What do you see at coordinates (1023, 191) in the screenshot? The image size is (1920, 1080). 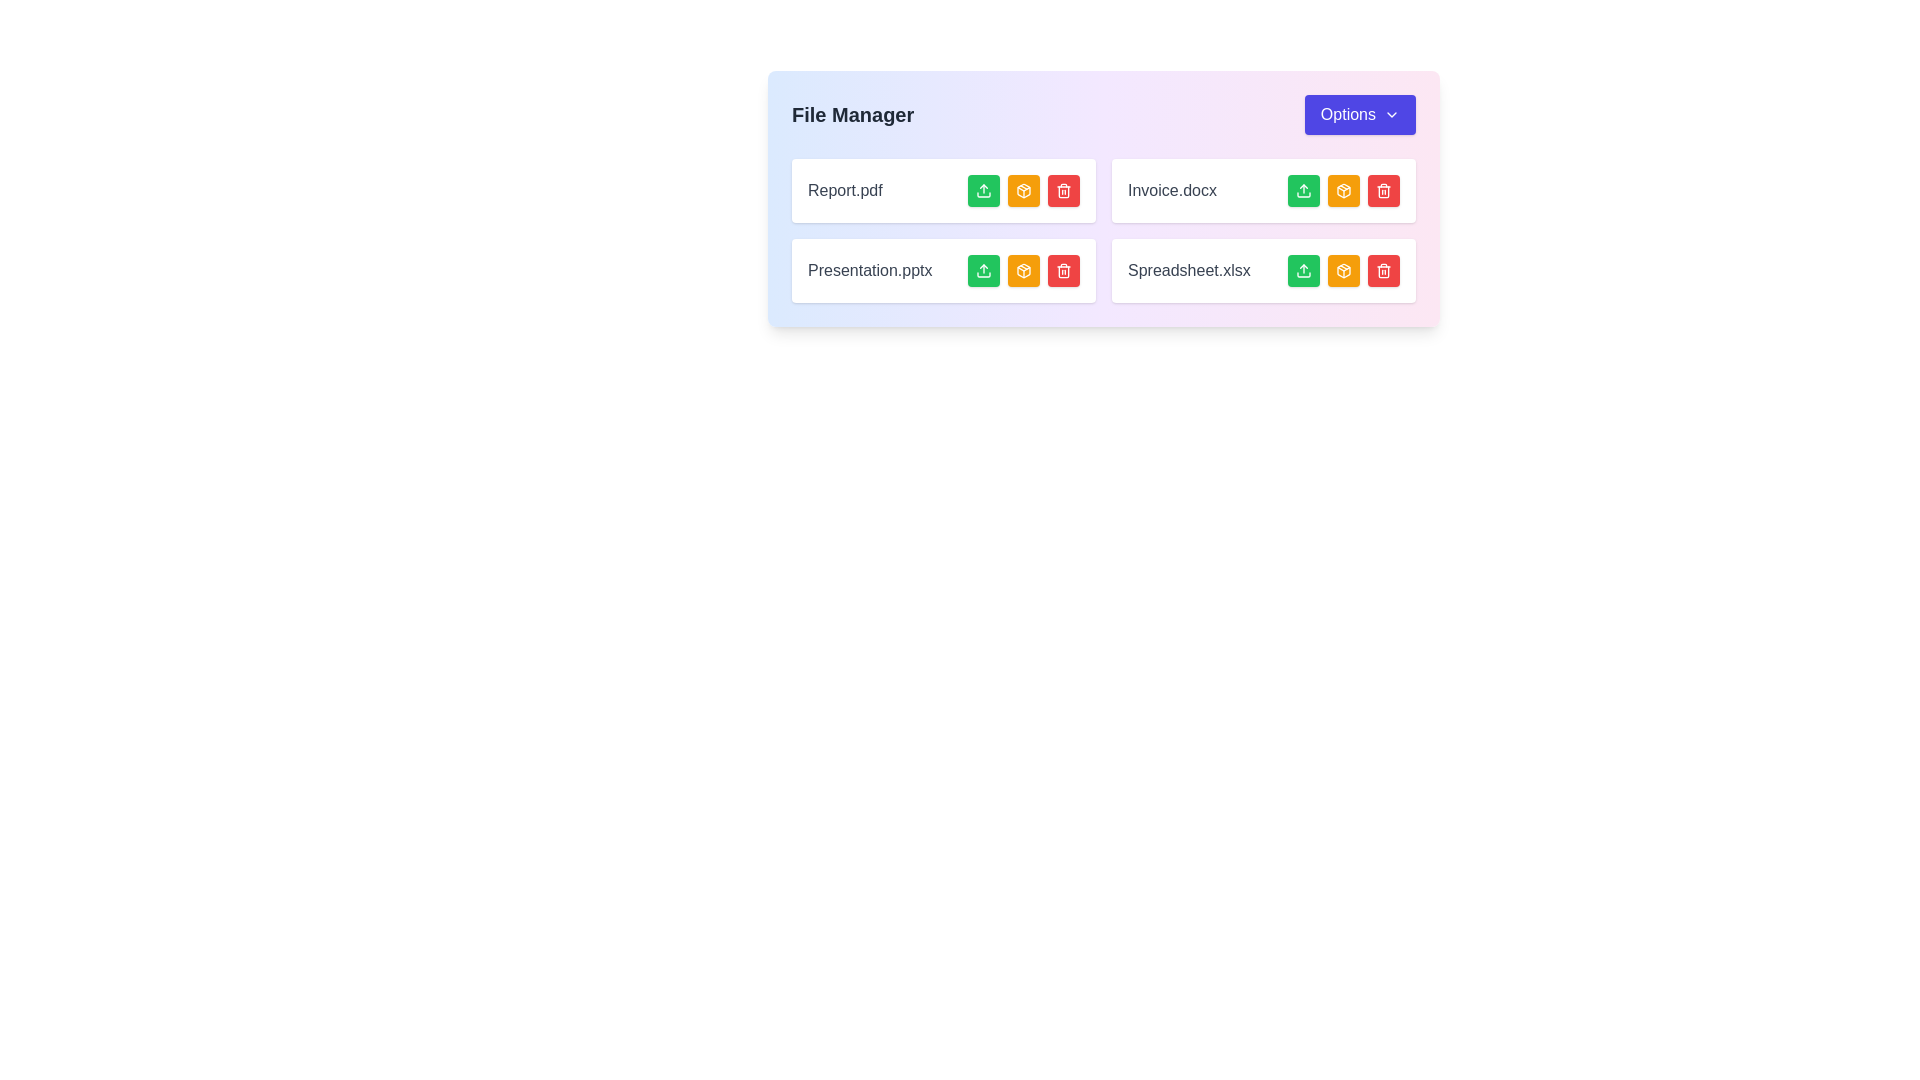 I see `the 'Archive' button located as the second button in the row of three buttons next to the file named 'Report.pdf' in the File Manager interface to archive the file` at bounding box center [1023, 191].